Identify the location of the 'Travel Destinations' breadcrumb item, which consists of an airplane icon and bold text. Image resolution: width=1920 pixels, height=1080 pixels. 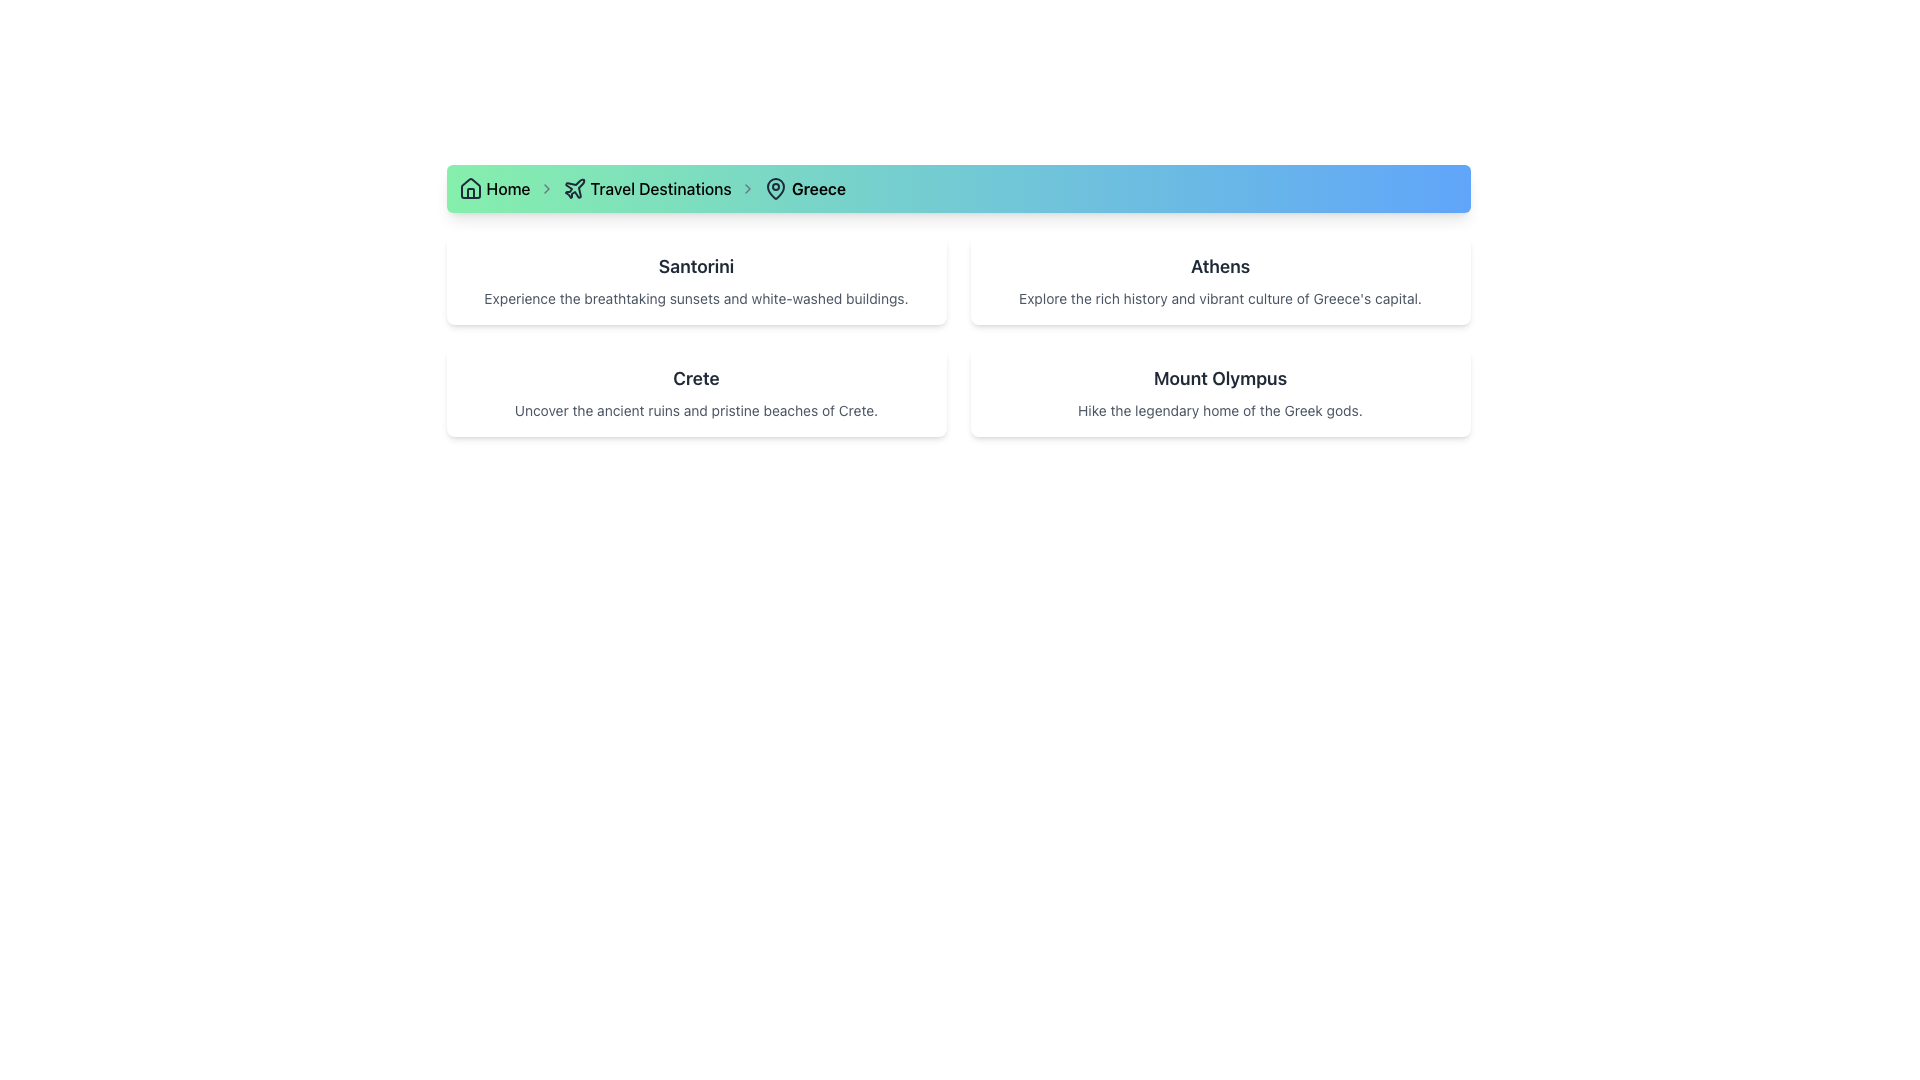
(647, 189).